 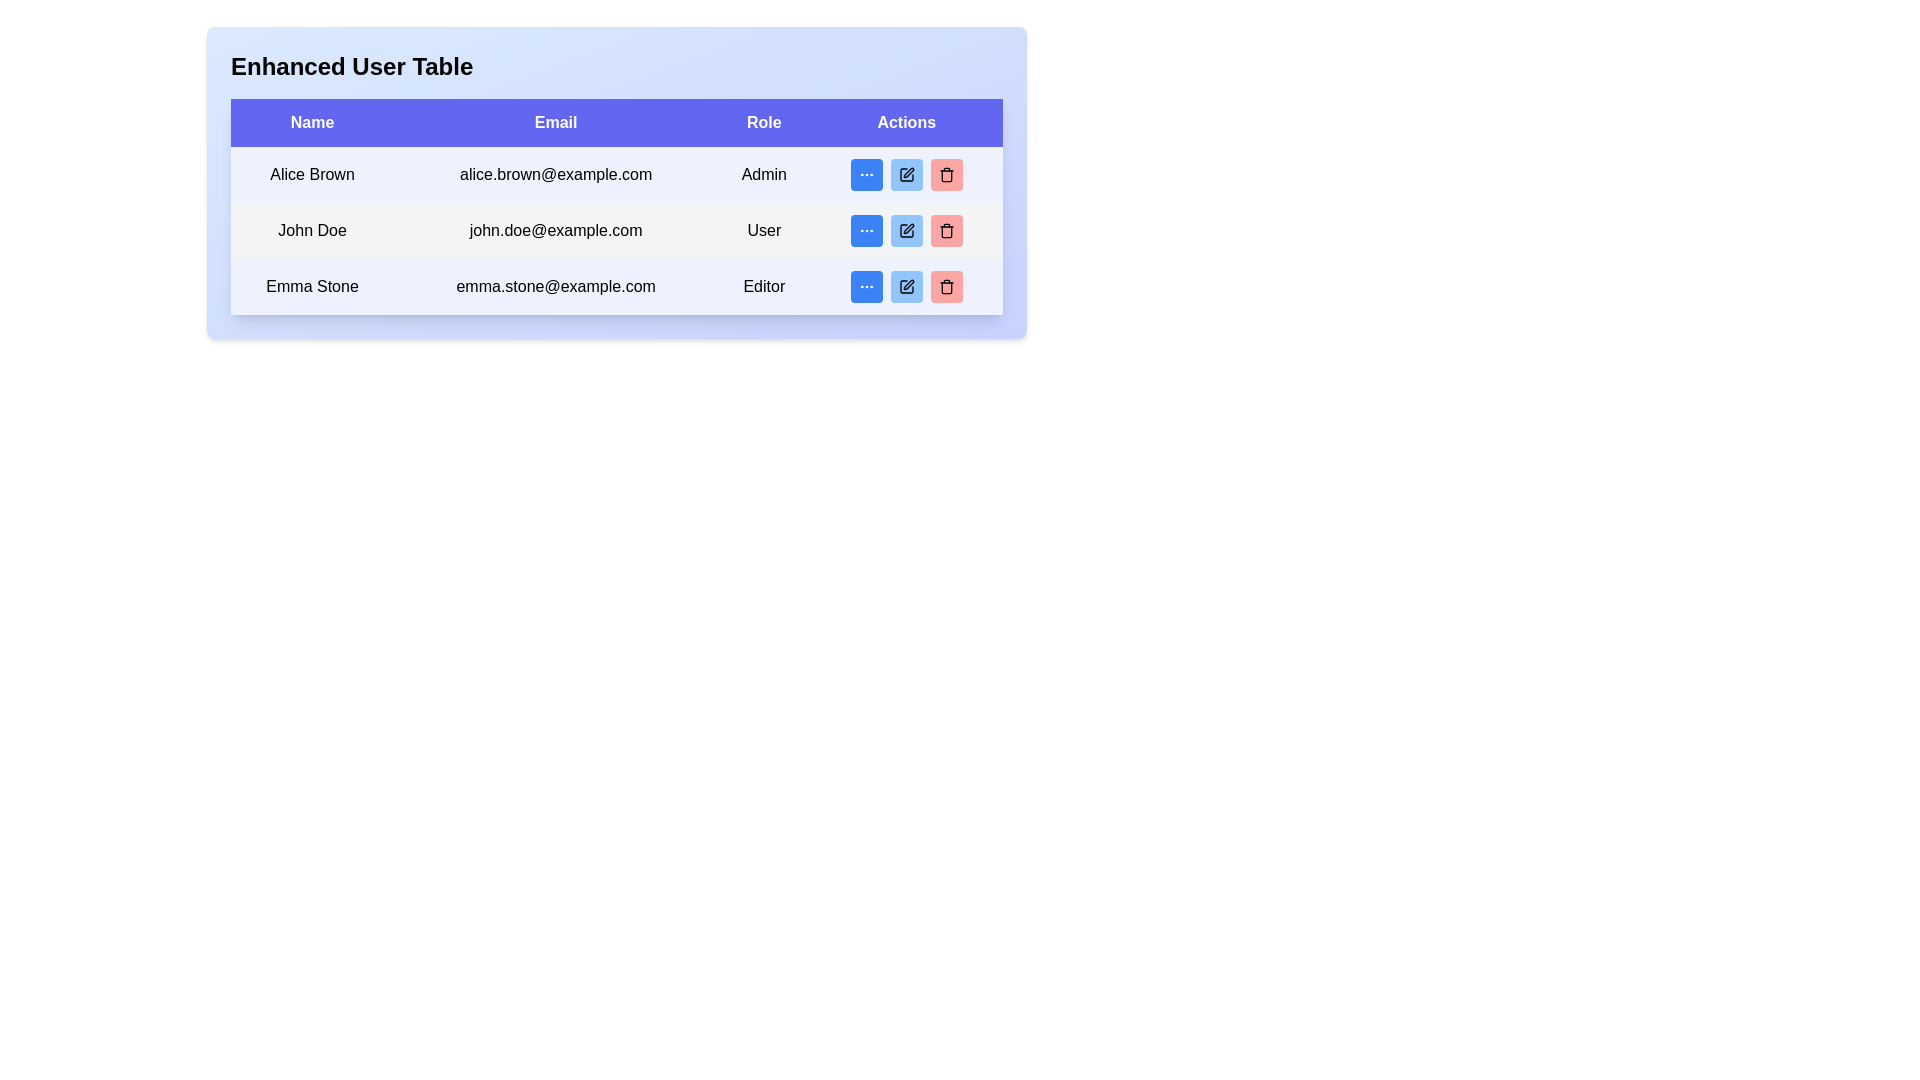 I want to click on the Trash Icon inside Button in the 'Actions' column of the third row associated with user 'Emma Stone', so click(x=945, y=286).